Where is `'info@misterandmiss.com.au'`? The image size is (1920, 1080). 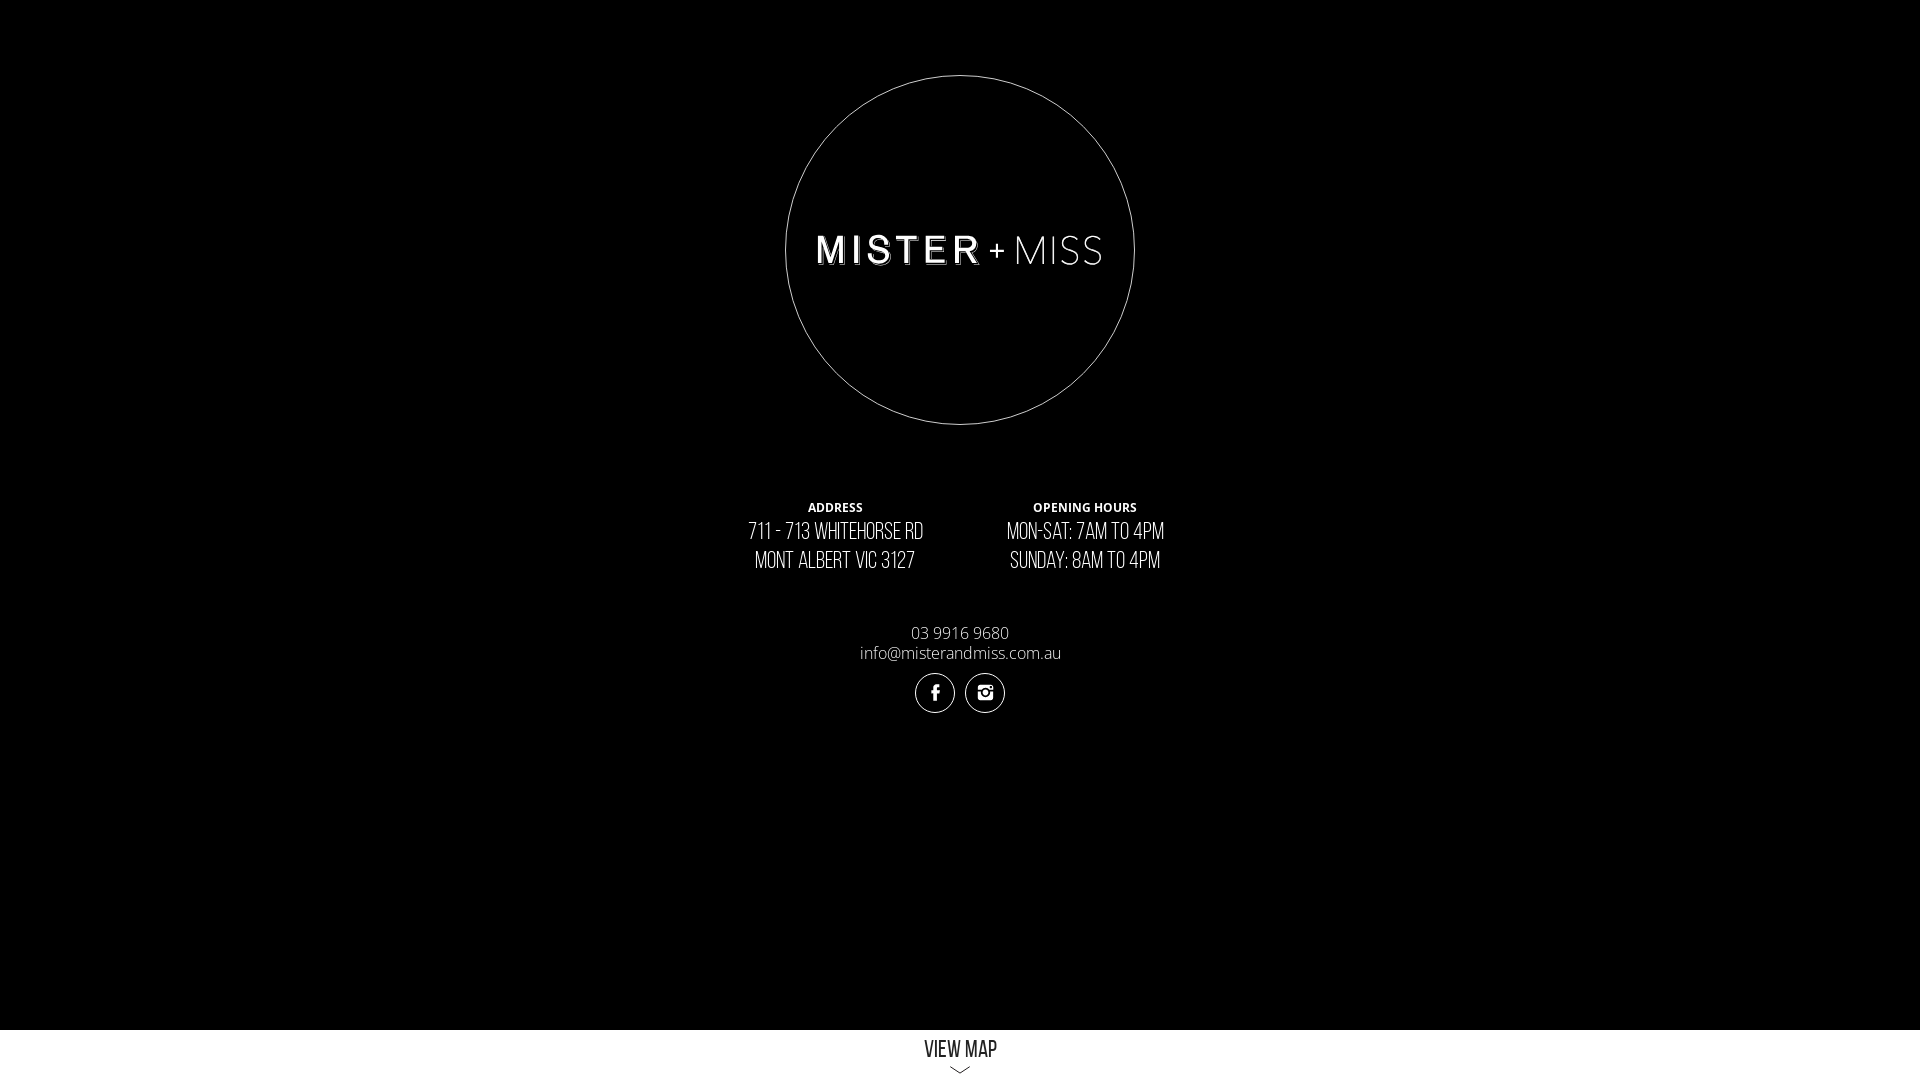
'info@misterandmiss.com.au' is located at coordinates (960, 652).